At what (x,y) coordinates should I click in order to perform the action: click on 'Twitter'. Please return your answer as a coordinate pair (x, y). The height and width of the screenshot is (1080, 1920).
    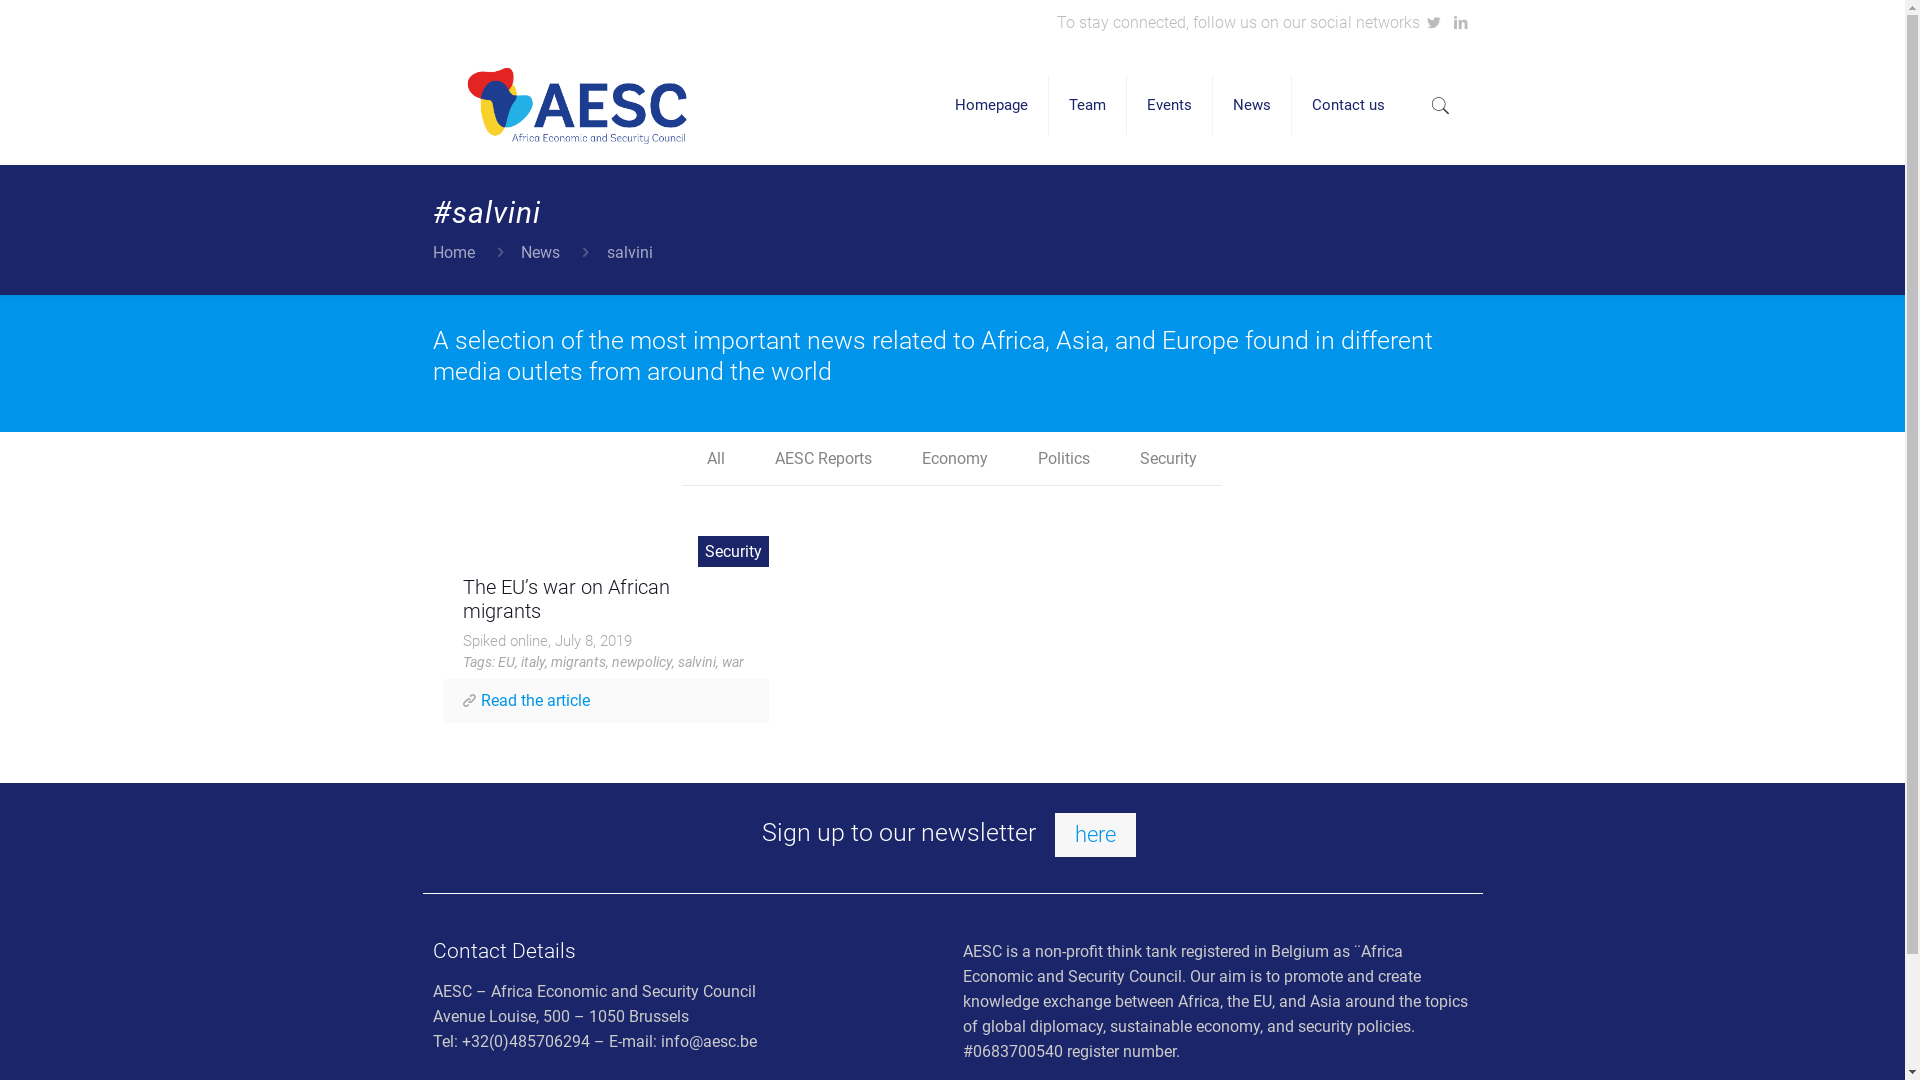
    Looking at the image, I should click on (1423, 23).